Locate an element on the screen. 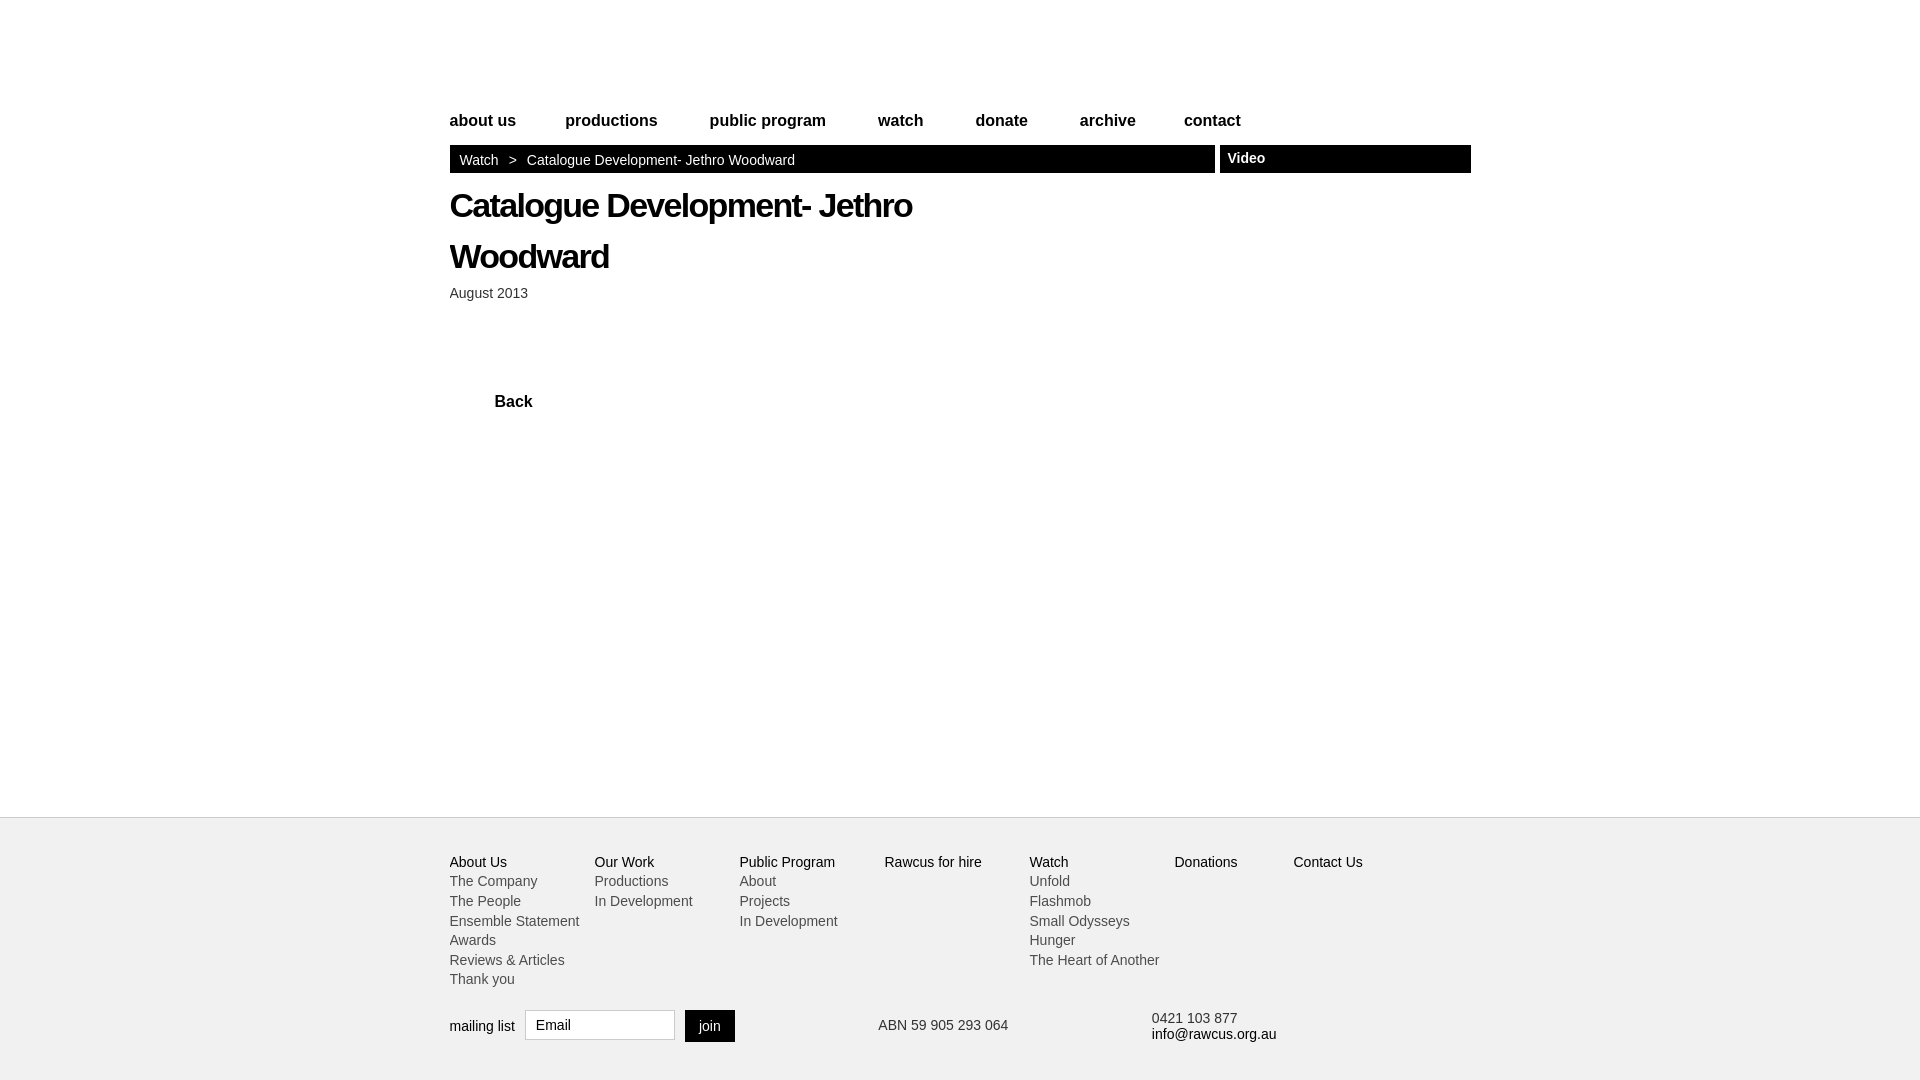 The height and width of the screenshot is (1080, 1920). 'Flashmob' is located at coordinates (1059, 901).